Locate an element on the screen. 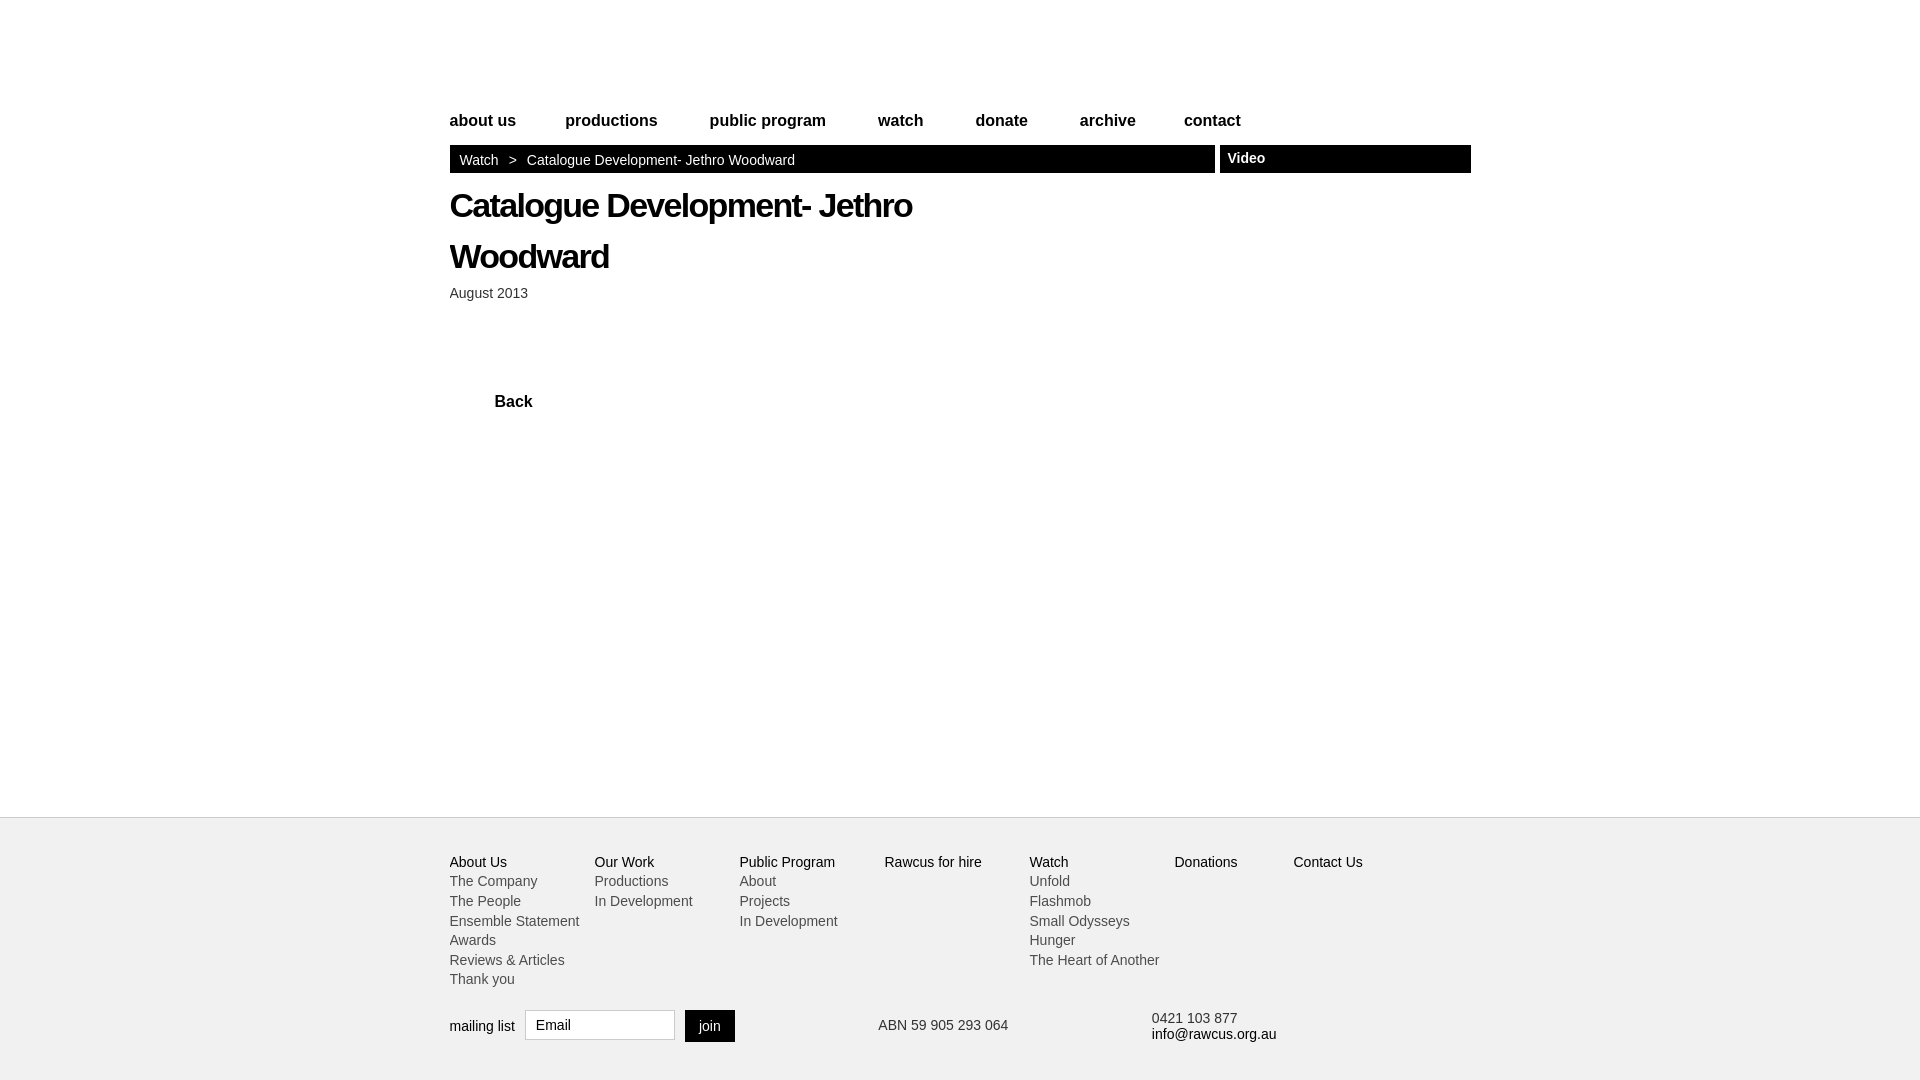 The height and width of the screenshot is (1080, 1920). 'Flashmob' is located at coordinates (1059, 901).